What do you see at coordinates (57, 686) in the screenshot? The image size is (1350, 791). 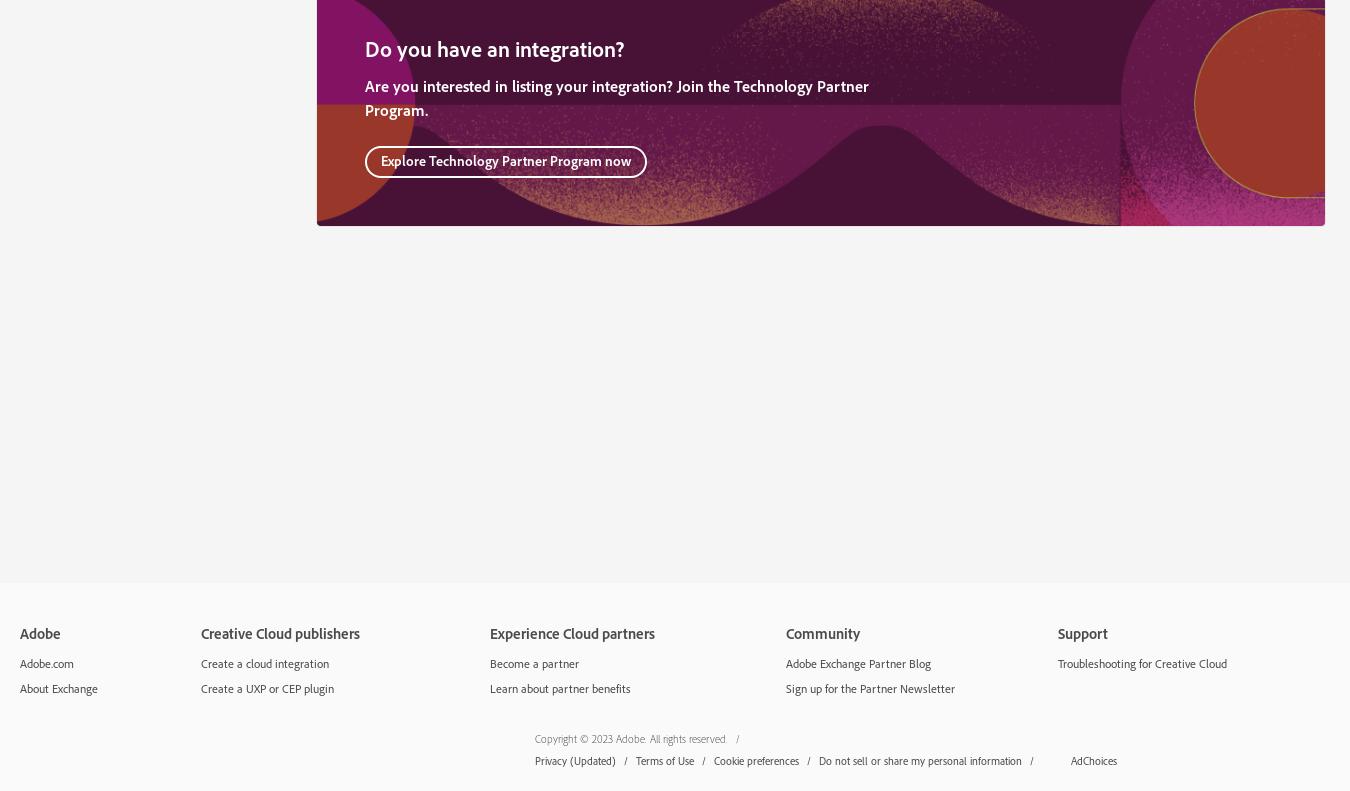 I see `'About Exchange'` at bounding box center [57, 686].